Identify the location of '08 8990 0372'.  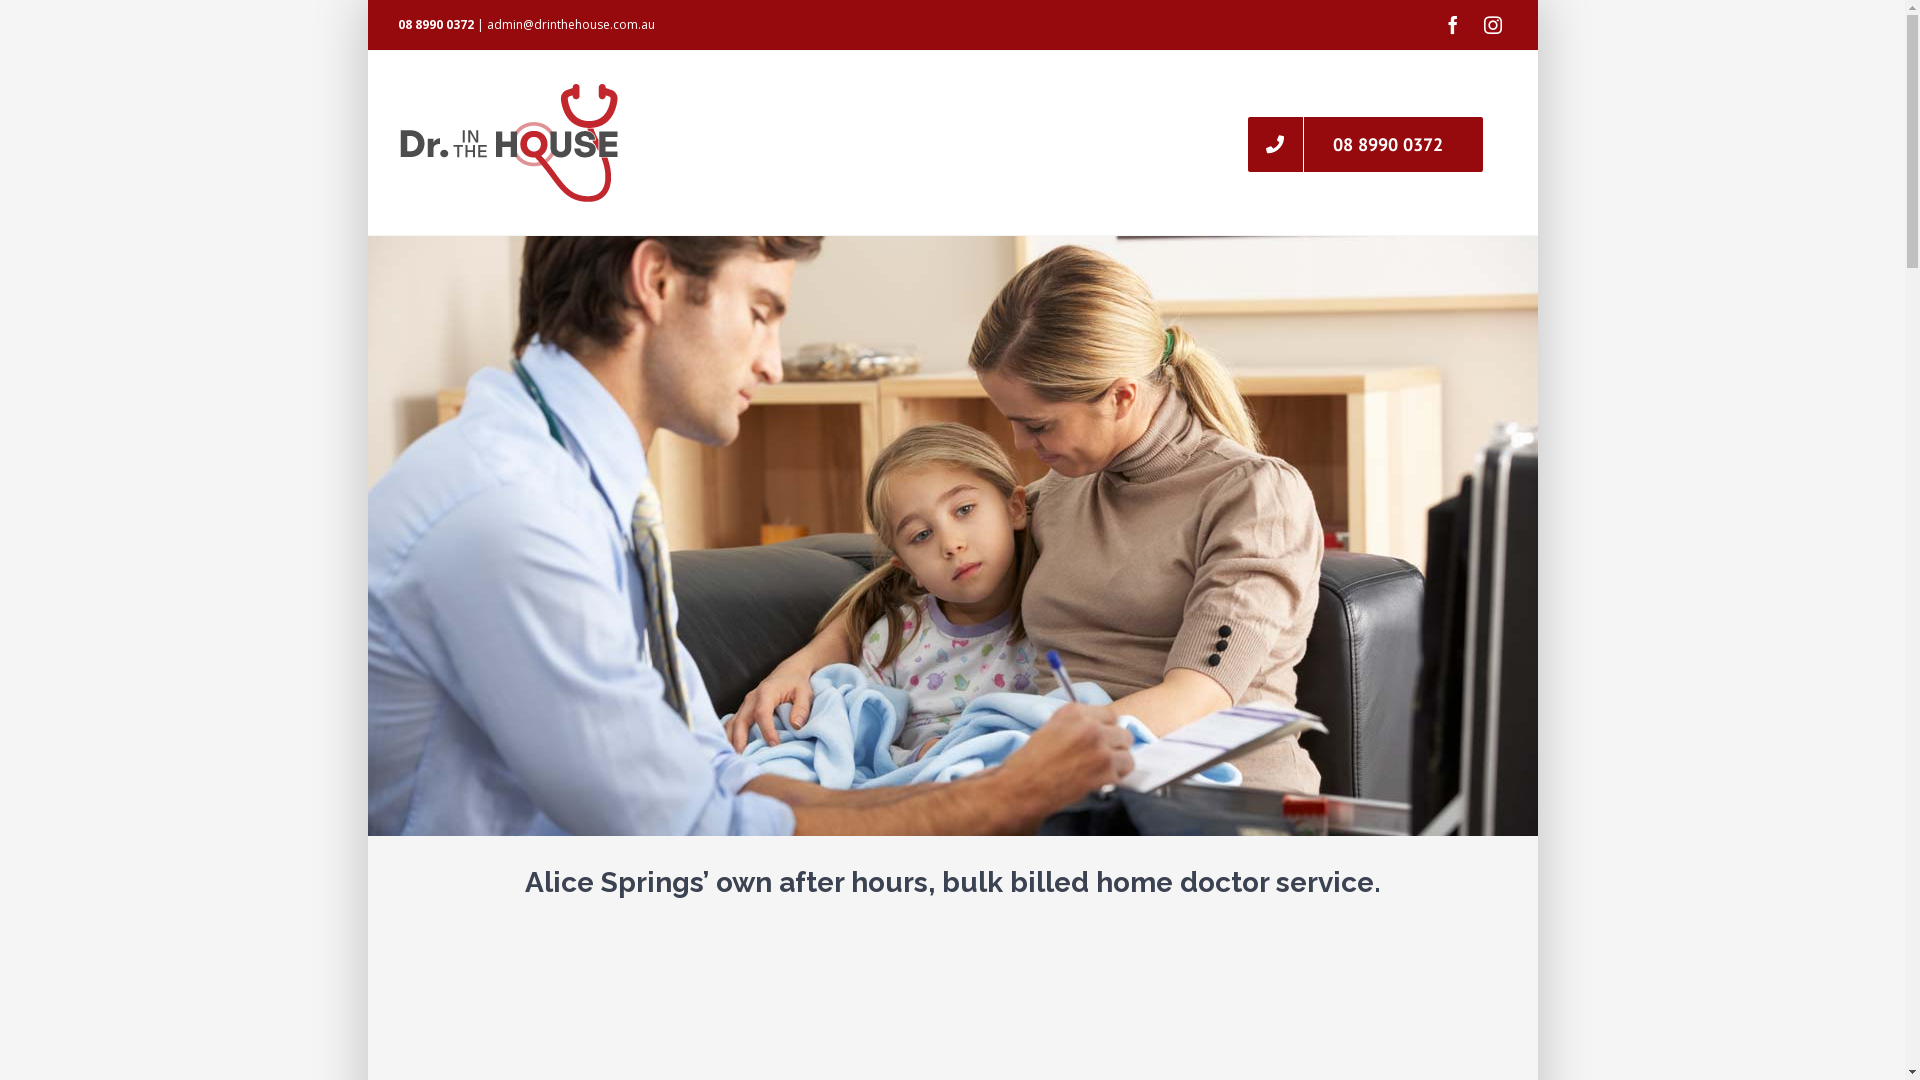
(1364, 141).